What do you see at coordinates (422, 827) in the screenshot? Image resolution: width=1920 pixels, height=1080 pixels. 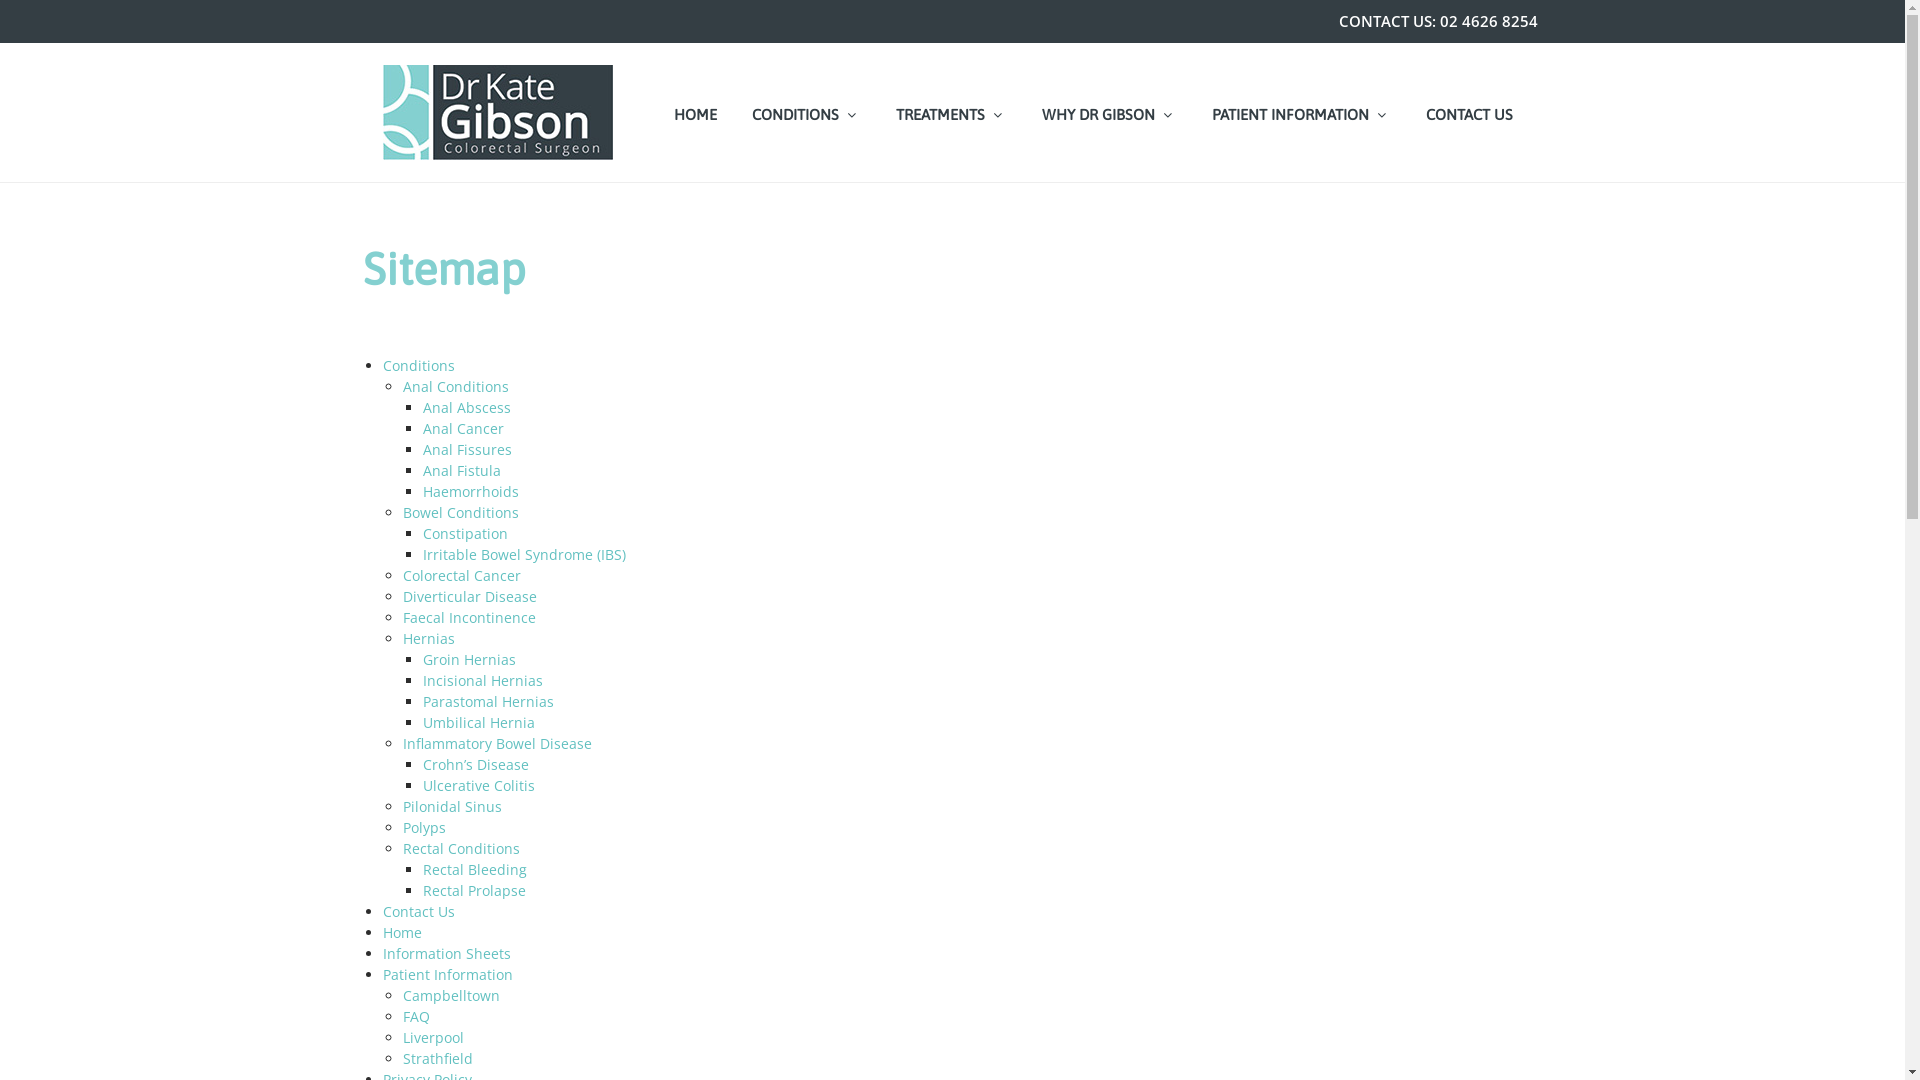 I see `'Polyps'` at bounding box center [422, 827].